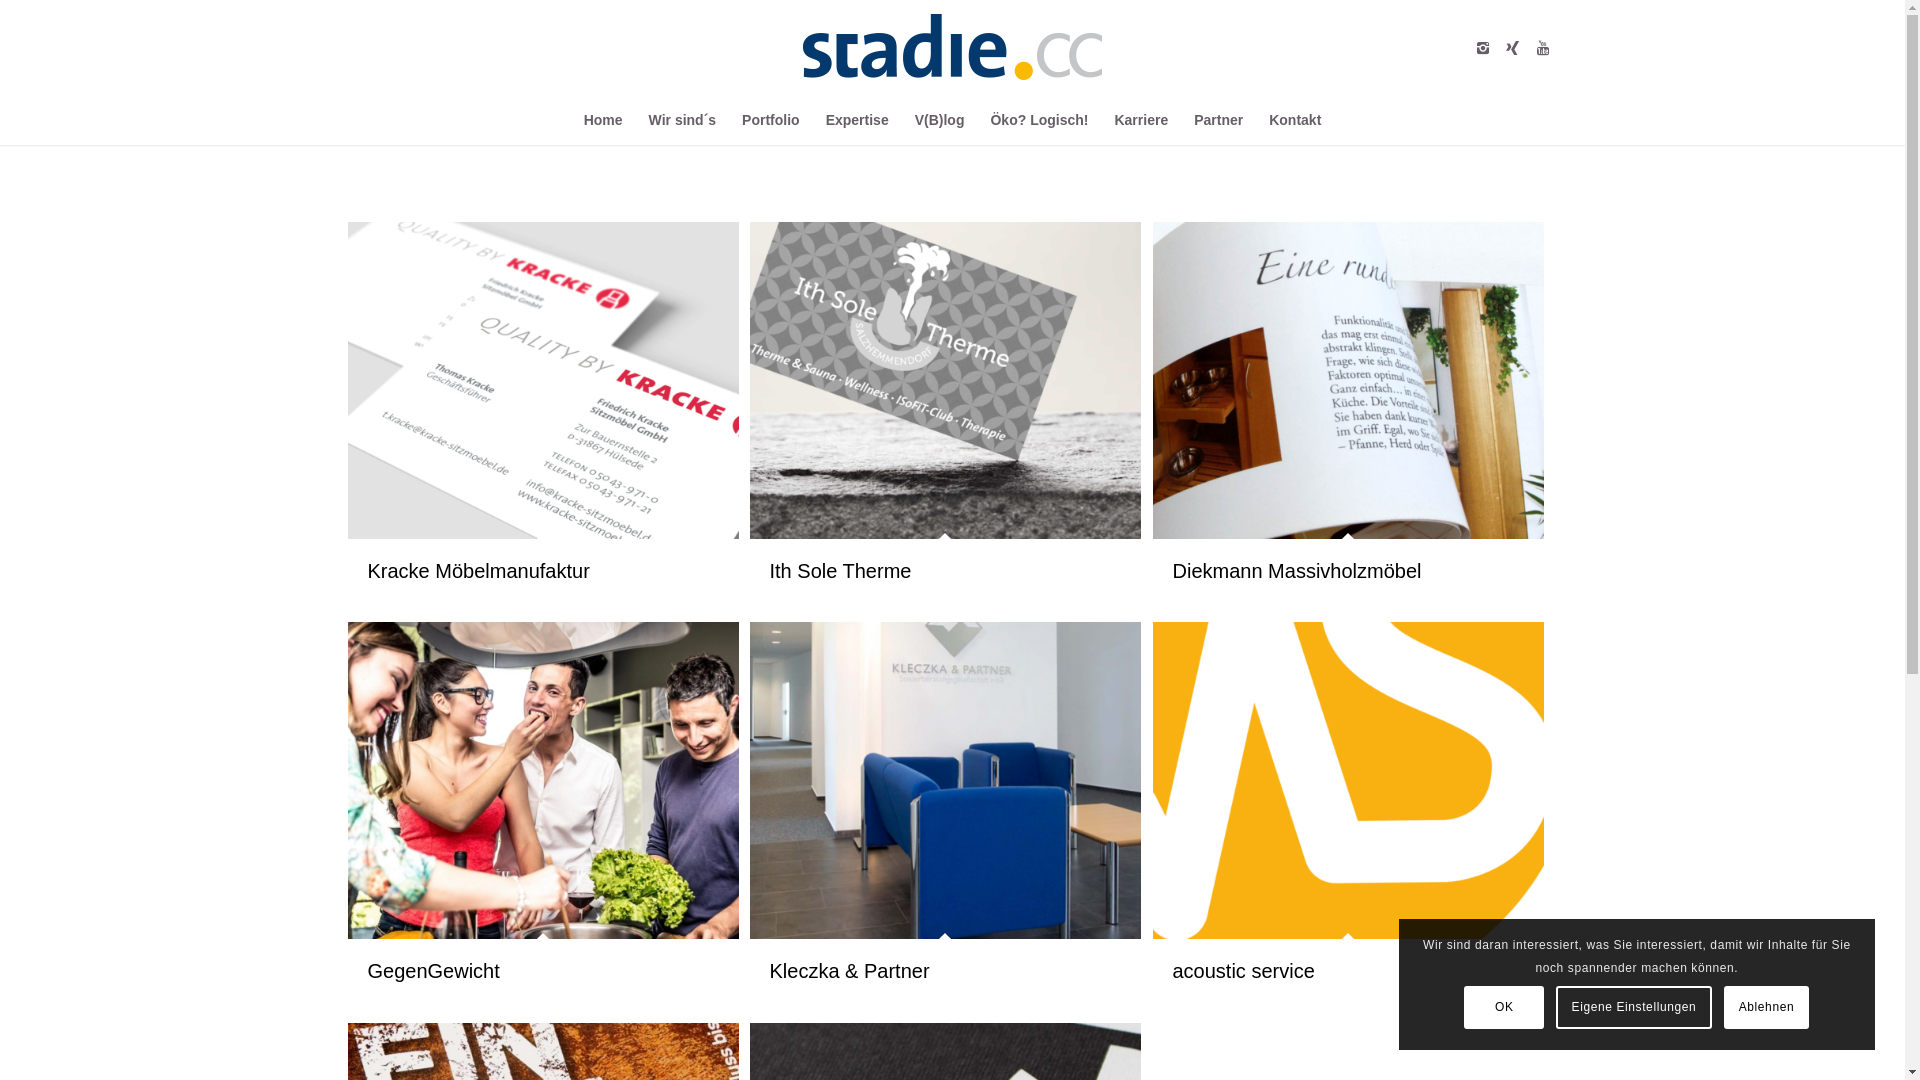 The width and height of the screenshot is (1920, 1080). Describe the element at coordinates (1526, 45) in the screenshot. I see `'Youtube'` at that location.